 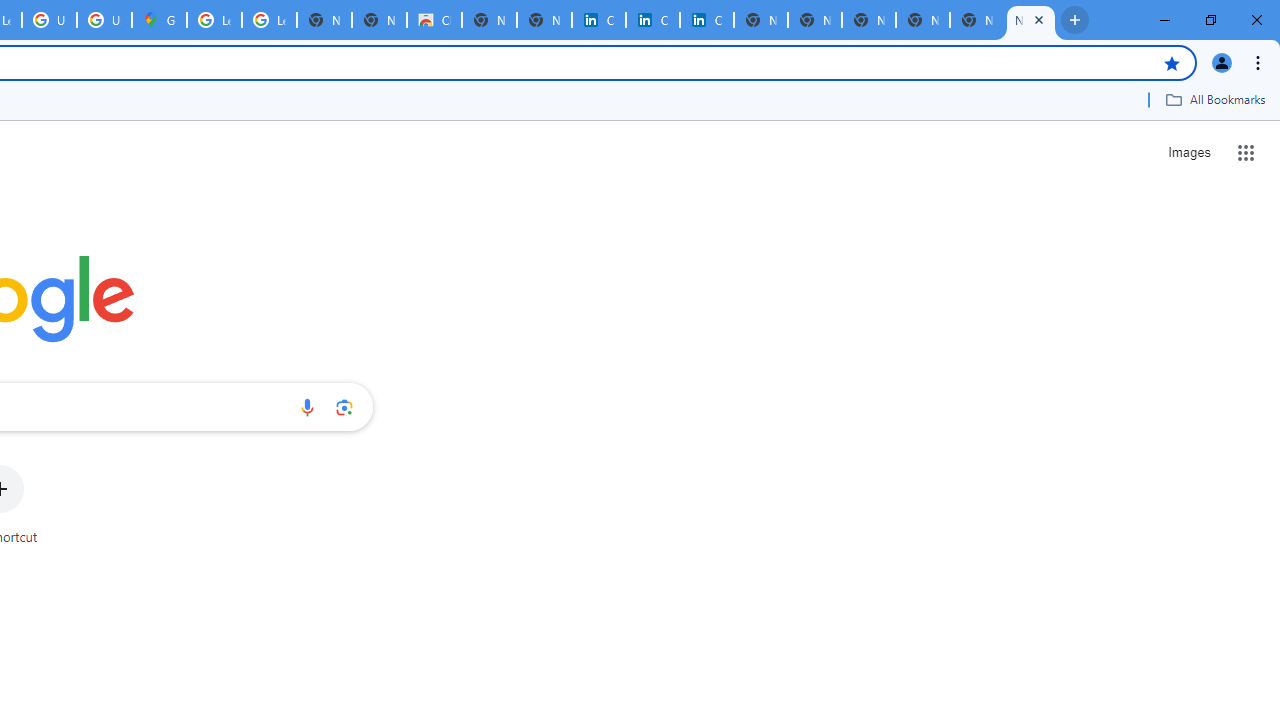 I want to click on 'Cookie Policy | LinkedIn', so click(x=598, y=20).